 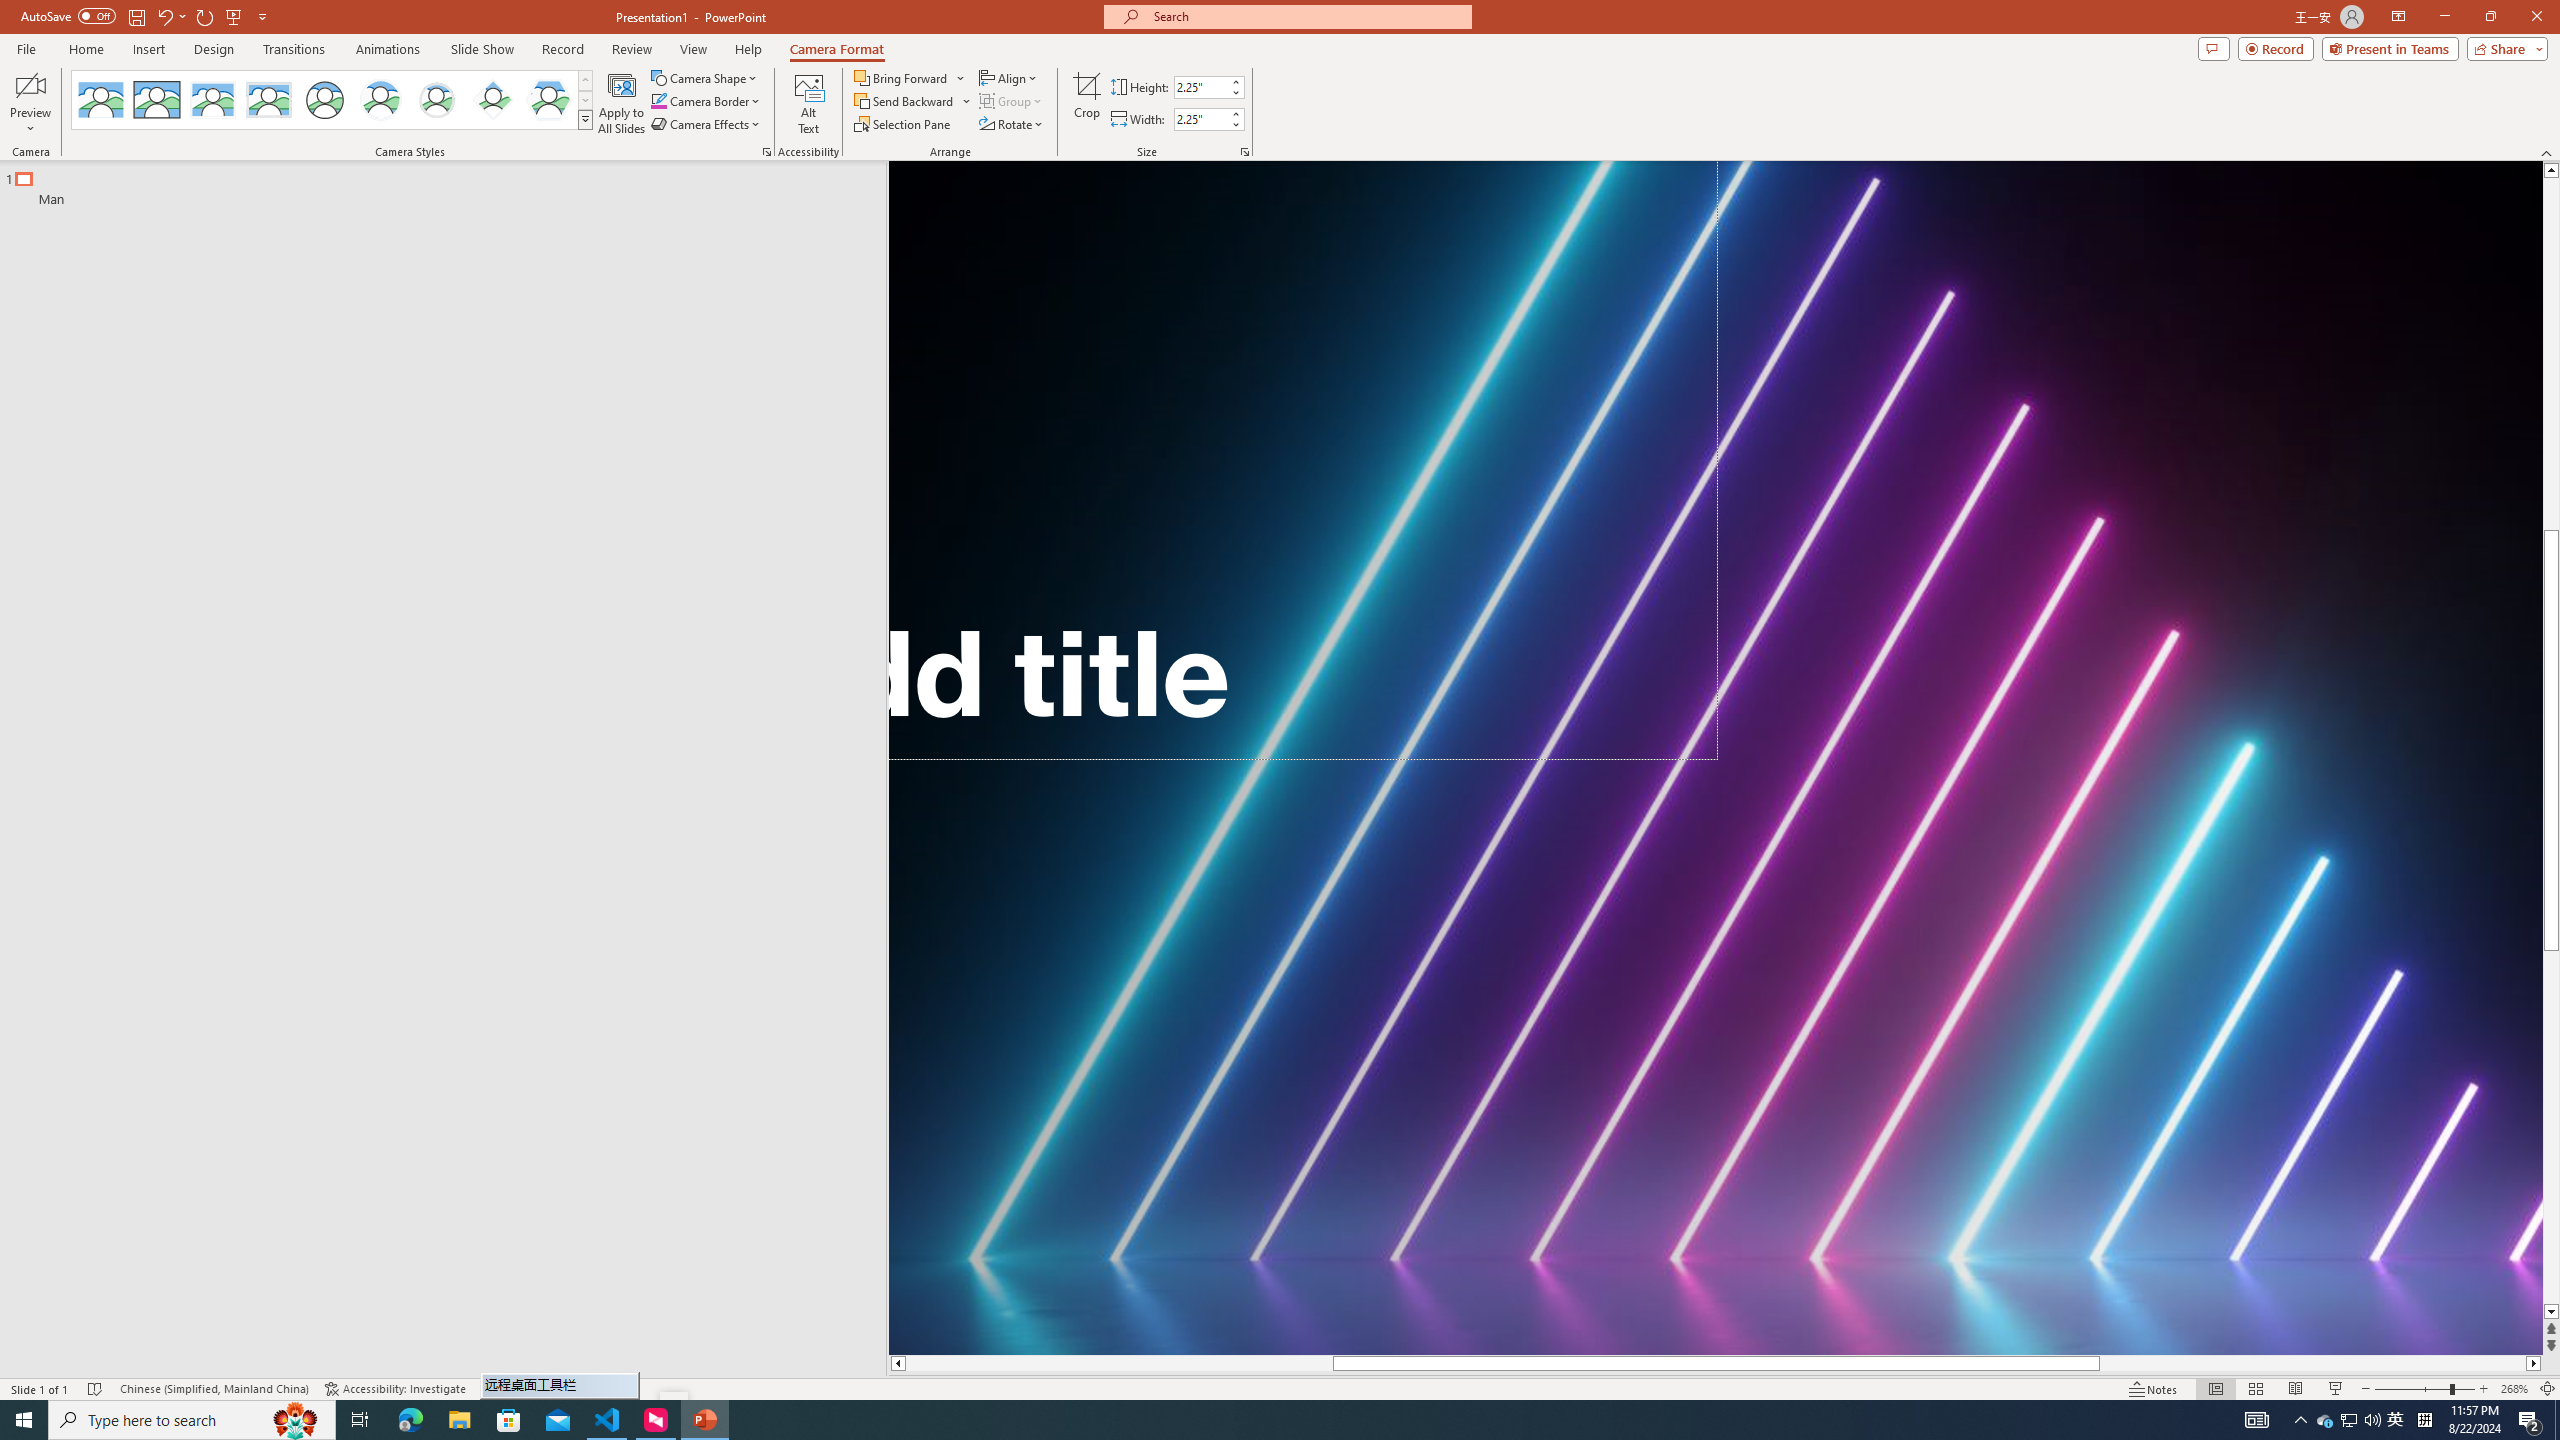 I want to click on 'Center Shadow Circle', so click(x=380, y=99).